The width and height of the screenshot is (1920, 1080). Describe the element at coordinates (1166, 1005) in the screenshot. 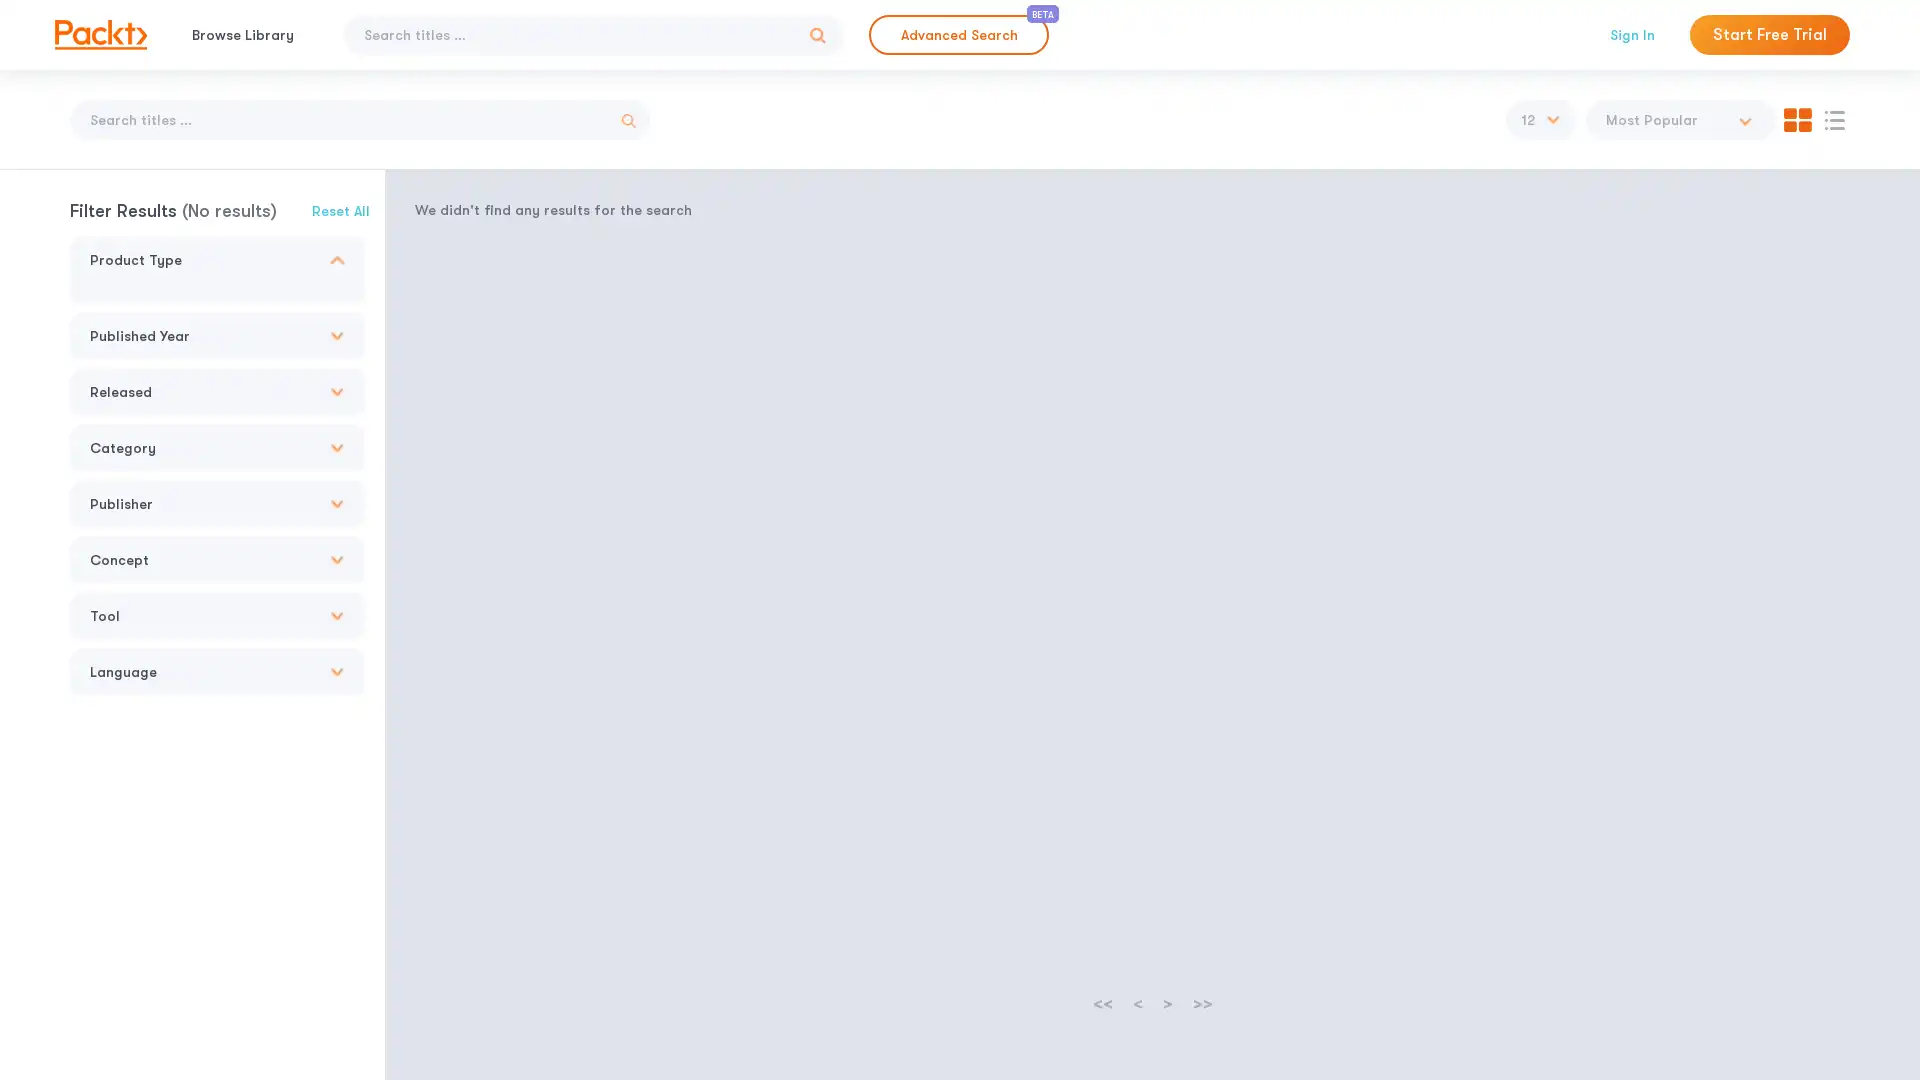

I see `>` at that location.